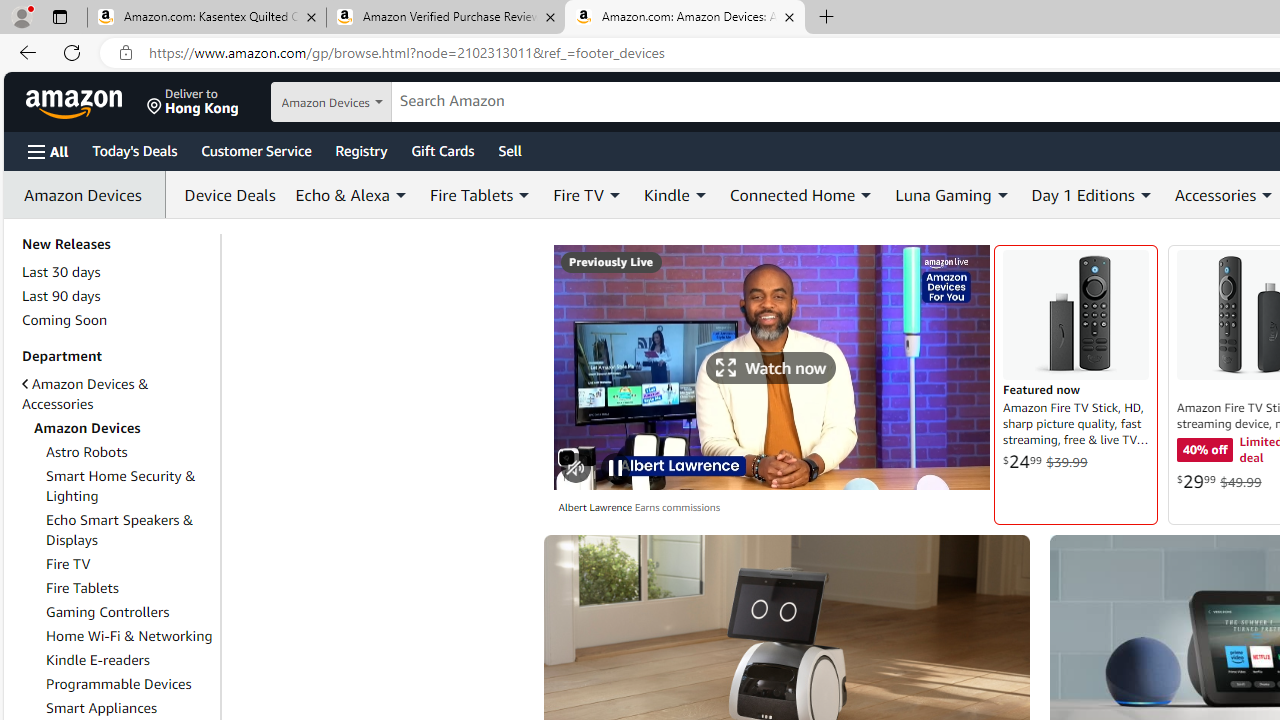 This screenshot has width=1280, height=720. What do you see at coordinates (444, 17) in the screenshot?
I see `'Amazon Verified Purchase Reviews - Amazon Customer Service'` at bounding box center [444, 17].